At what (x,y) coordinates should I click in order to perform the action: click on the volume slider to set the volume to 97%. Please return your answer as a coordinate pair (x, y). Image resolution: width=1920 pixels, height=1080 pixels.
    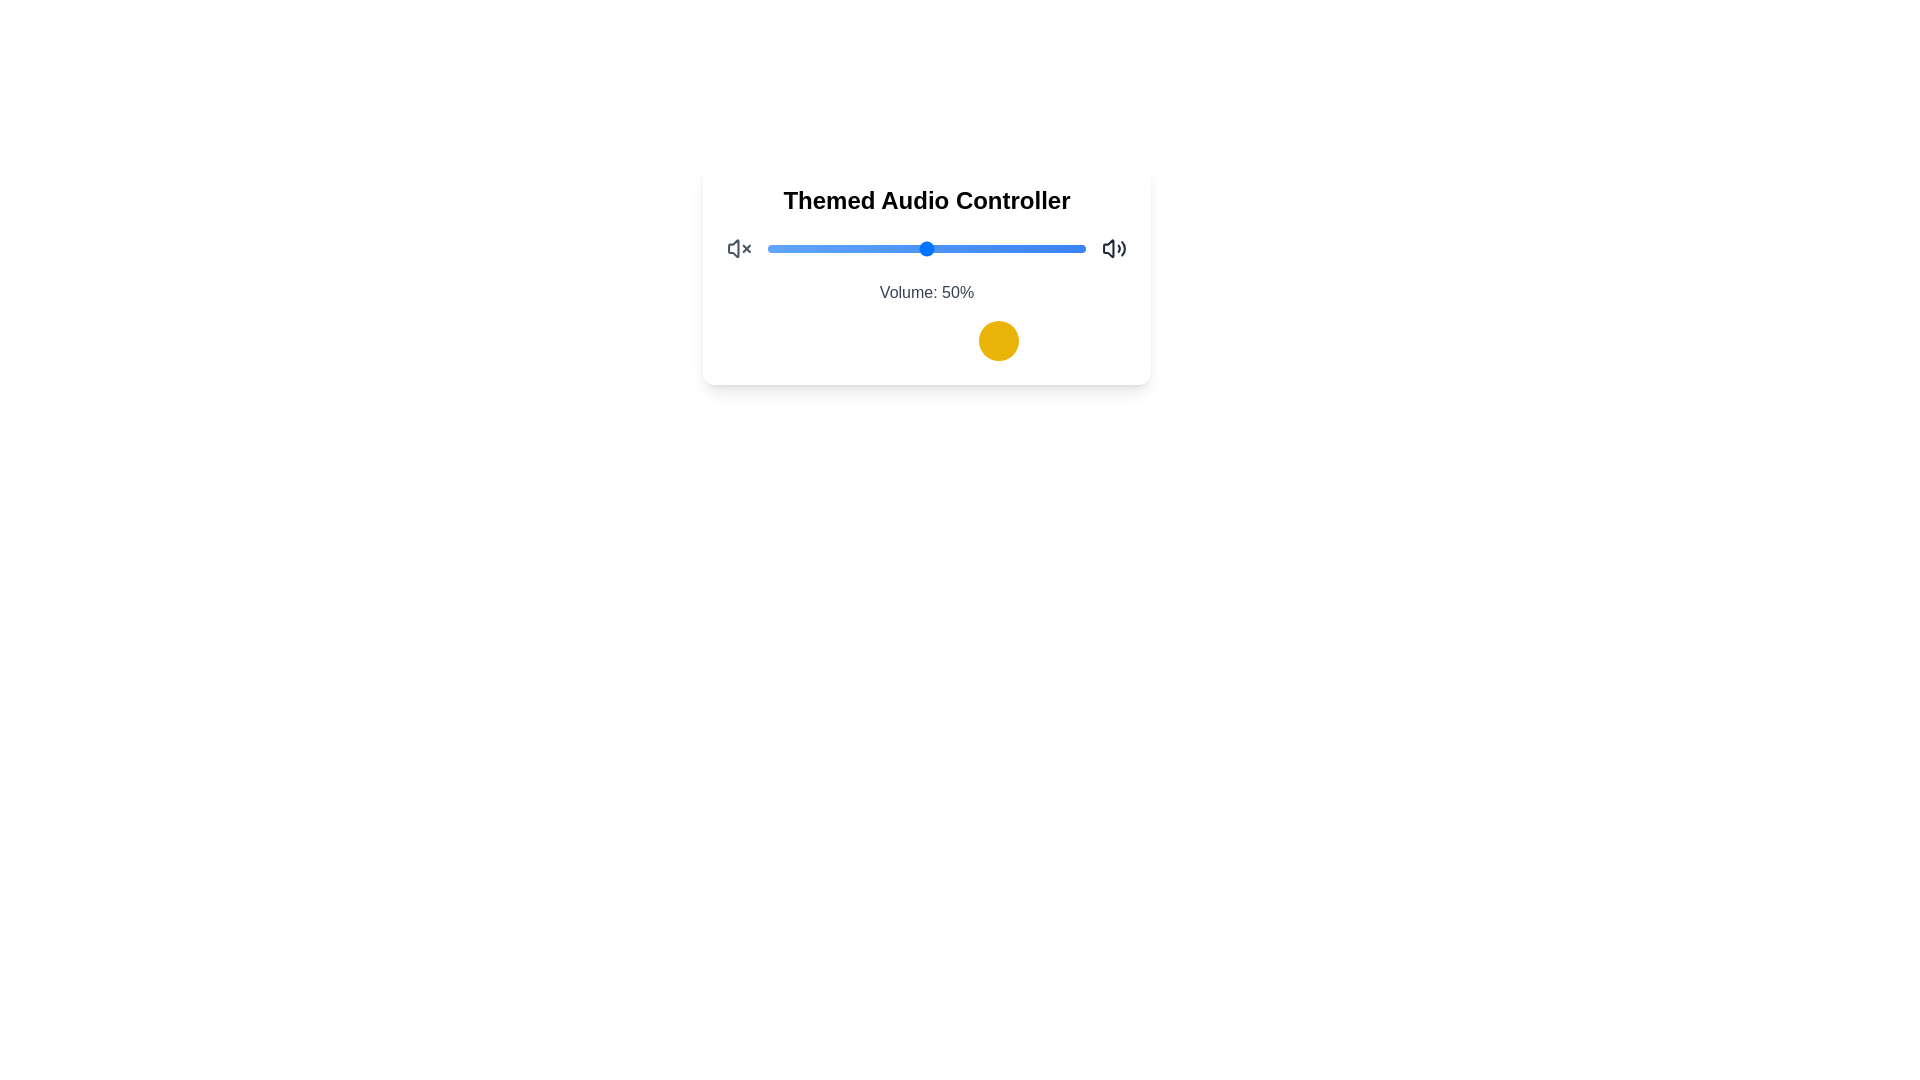
    Looking at the image, I should click on (1075, 248).